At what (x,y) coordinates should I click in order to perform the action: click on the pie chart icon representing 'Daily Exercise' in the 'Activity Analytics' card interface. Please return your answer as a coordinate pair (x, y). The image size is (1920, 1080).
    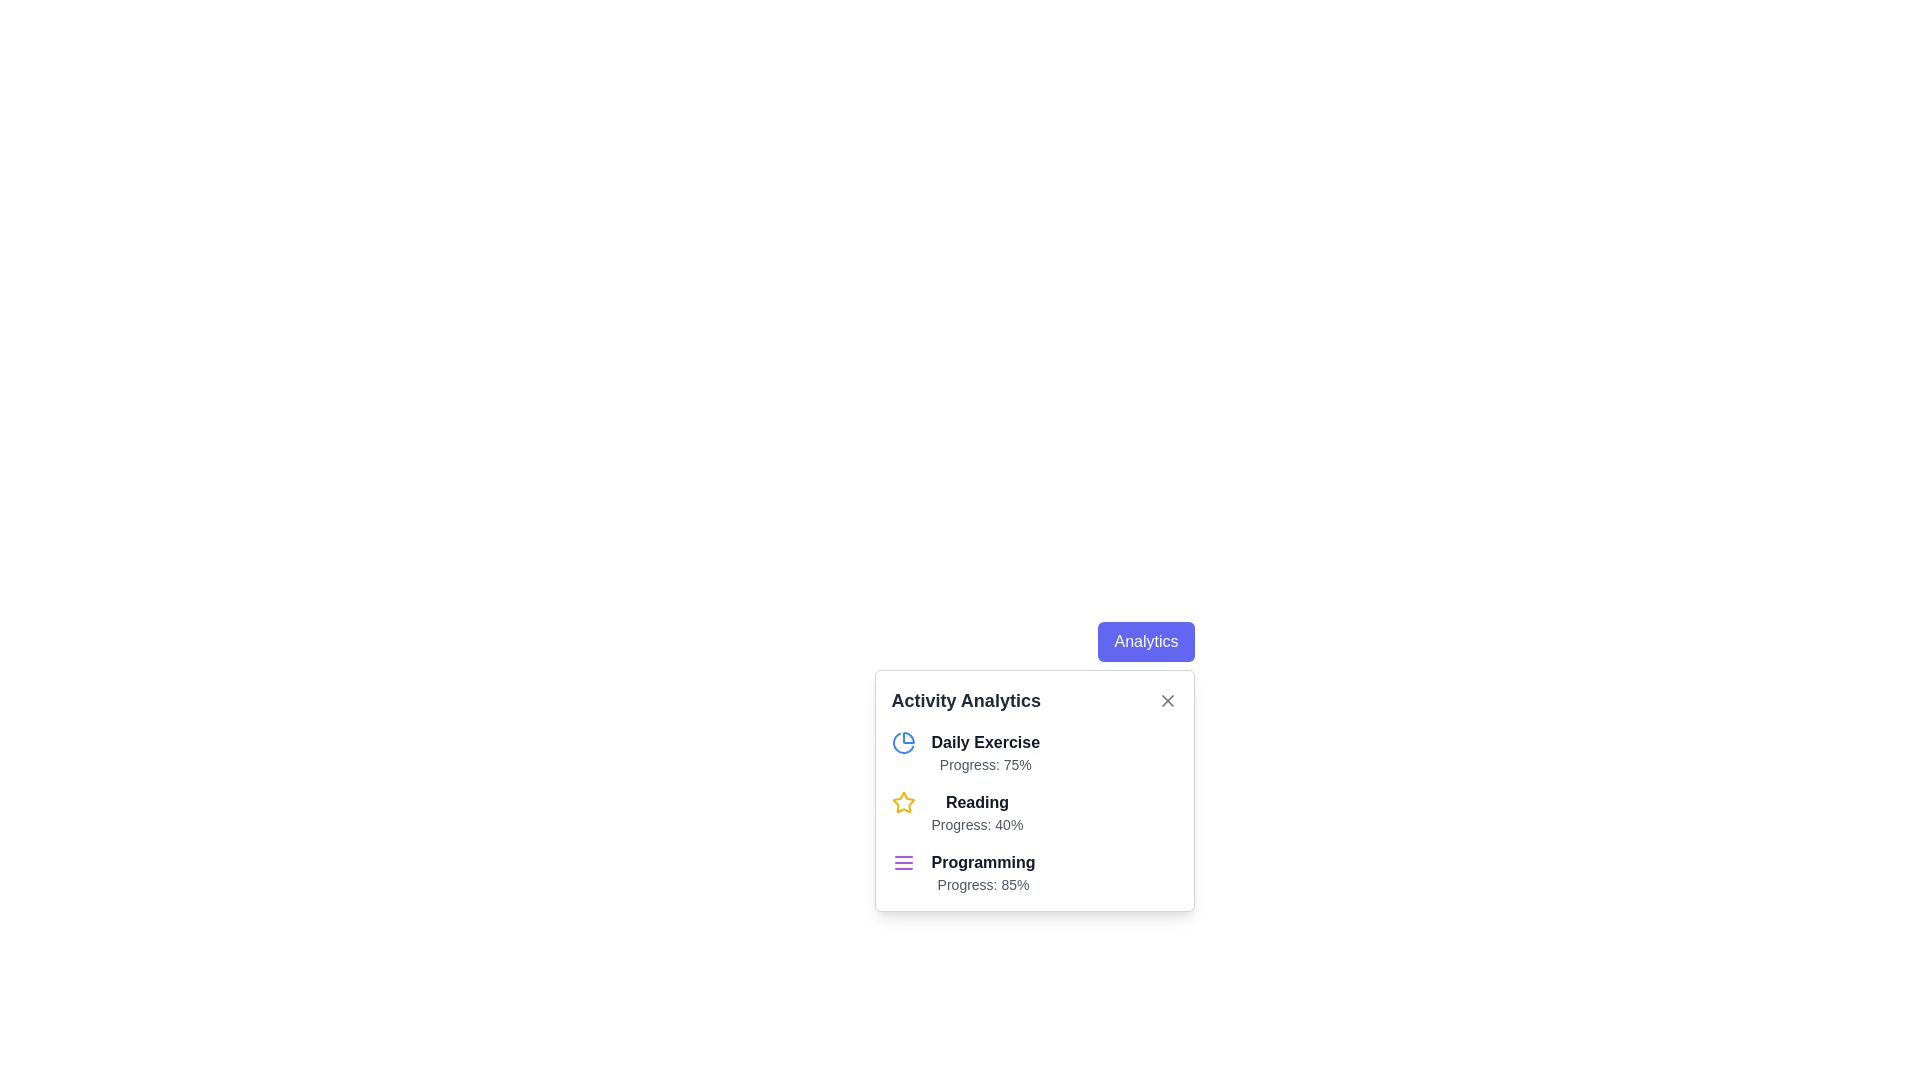
    Looking at the image, I should click on (902, 743).